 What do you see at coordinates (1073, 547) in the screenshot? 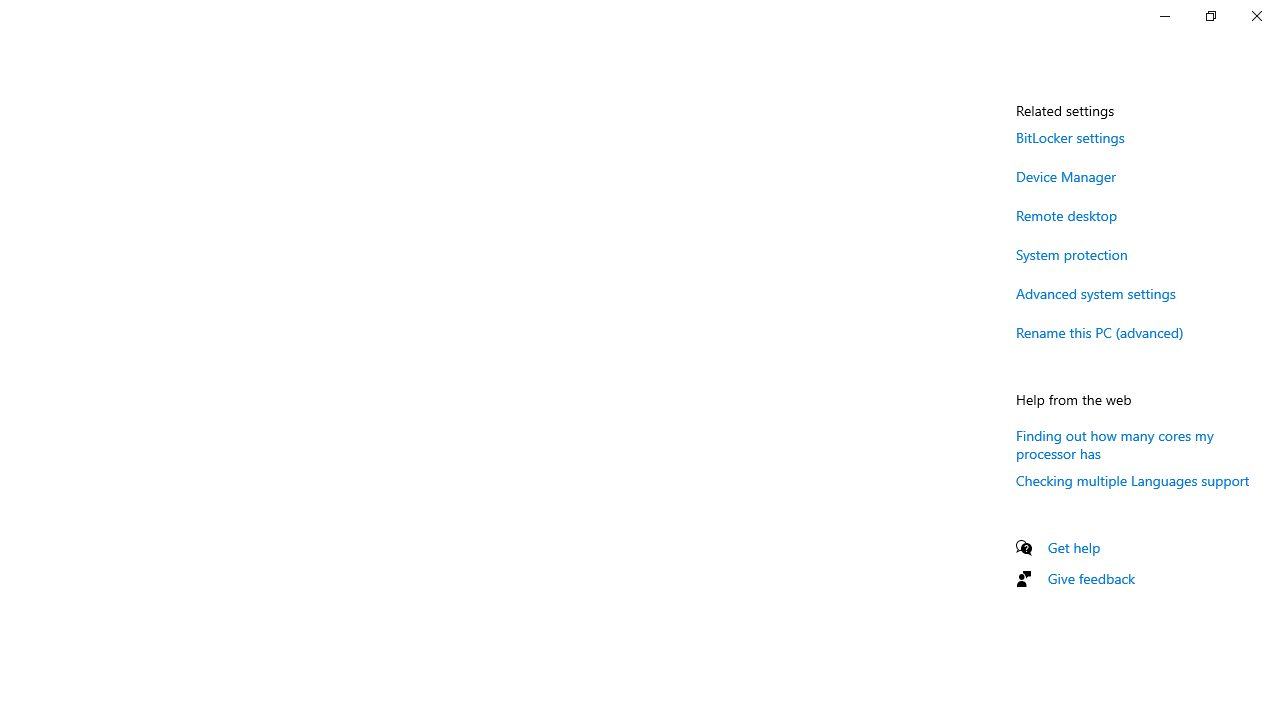
I see `'Get help'` at bounding box center [1073, 547].